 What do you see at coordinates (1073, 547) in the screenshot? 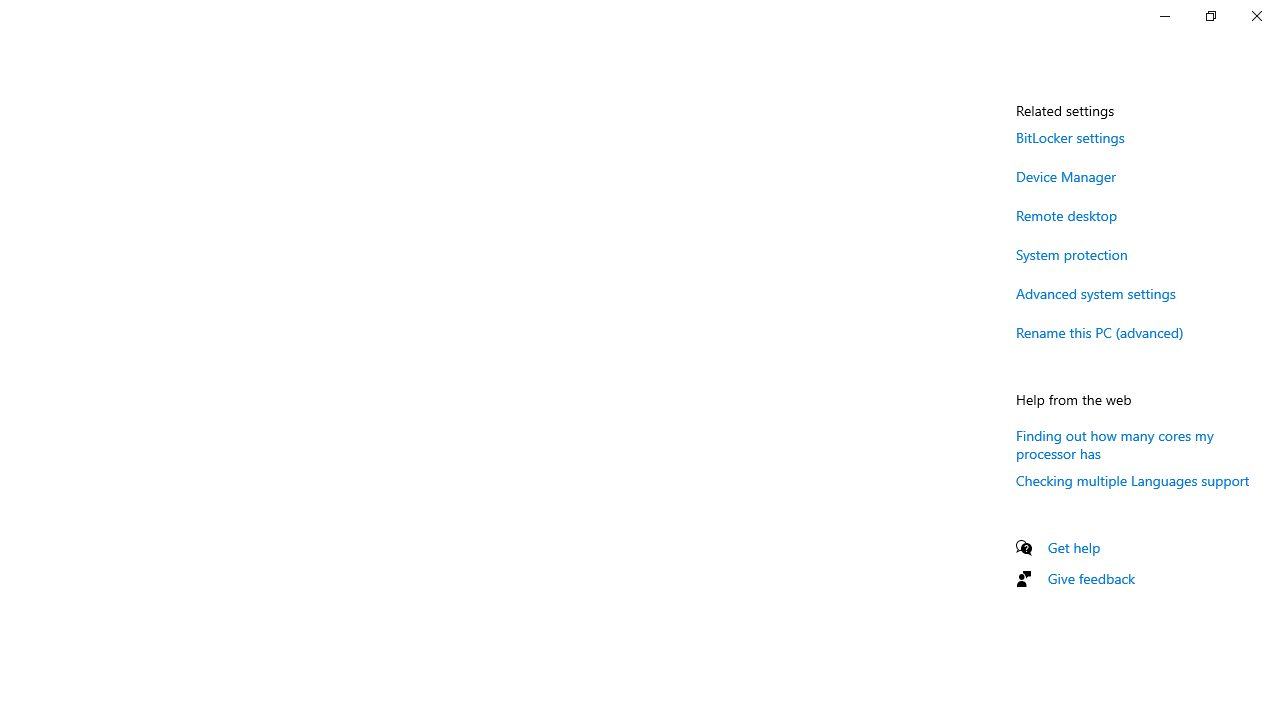
I see `'Get help'` at bounding box center [1073, 547].